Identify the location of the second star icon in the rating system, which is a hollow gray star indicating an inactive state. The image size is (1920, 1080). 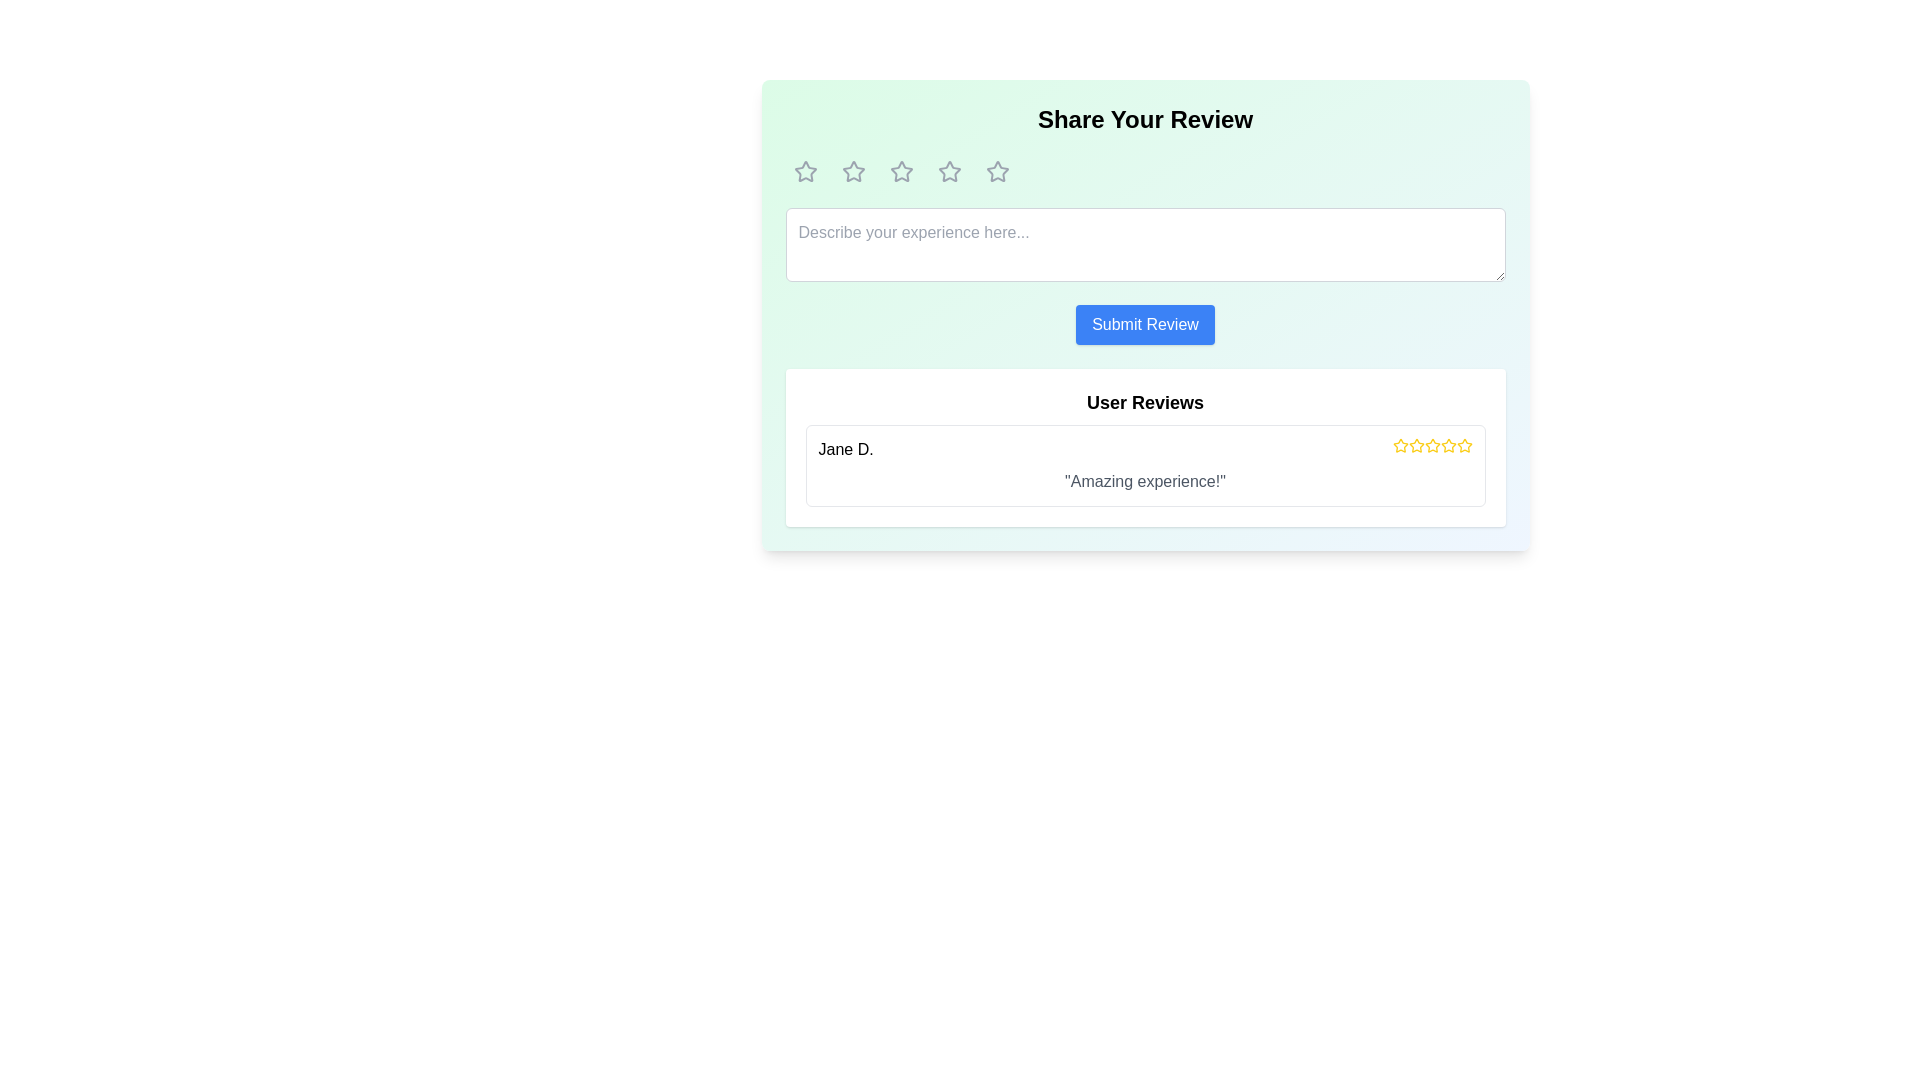
(900, 171).